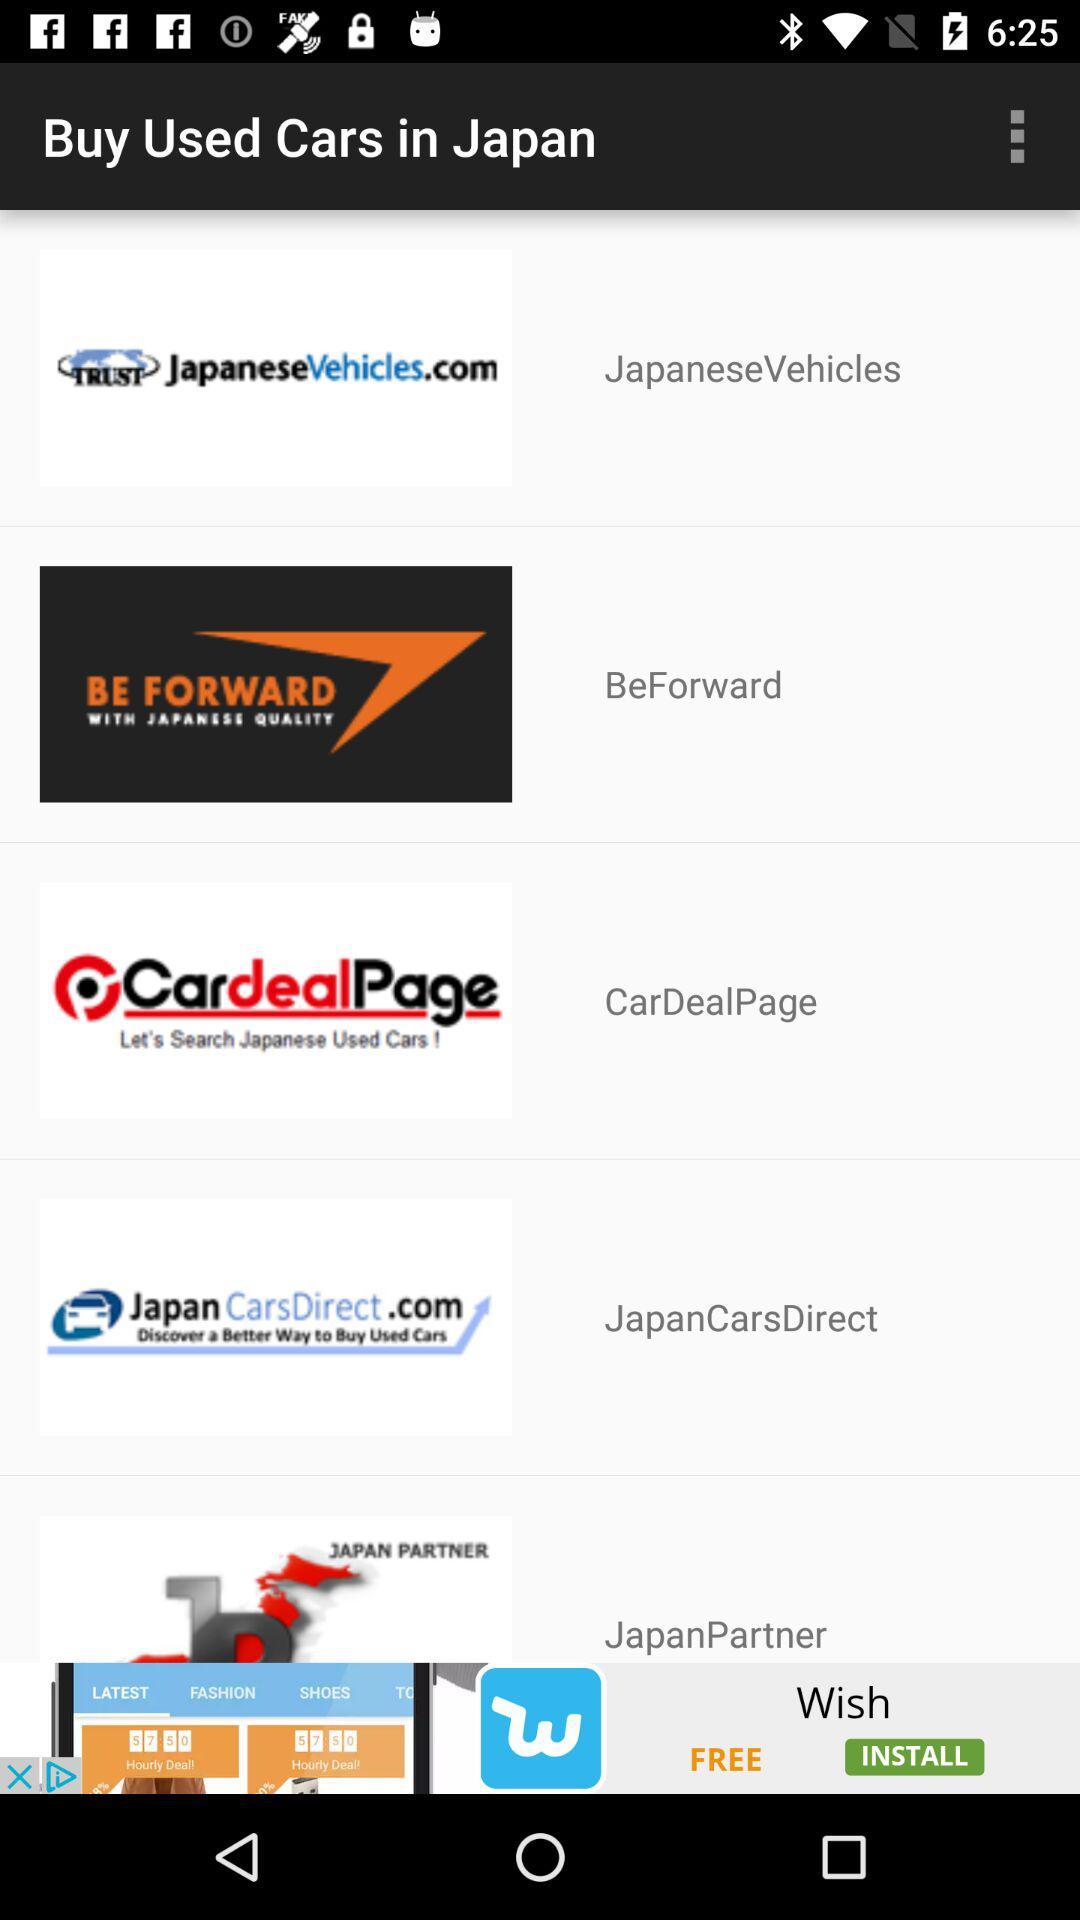 The width and height of the screenshot is (1080, 1920). I want to click on menu button, so click(1017, 135).